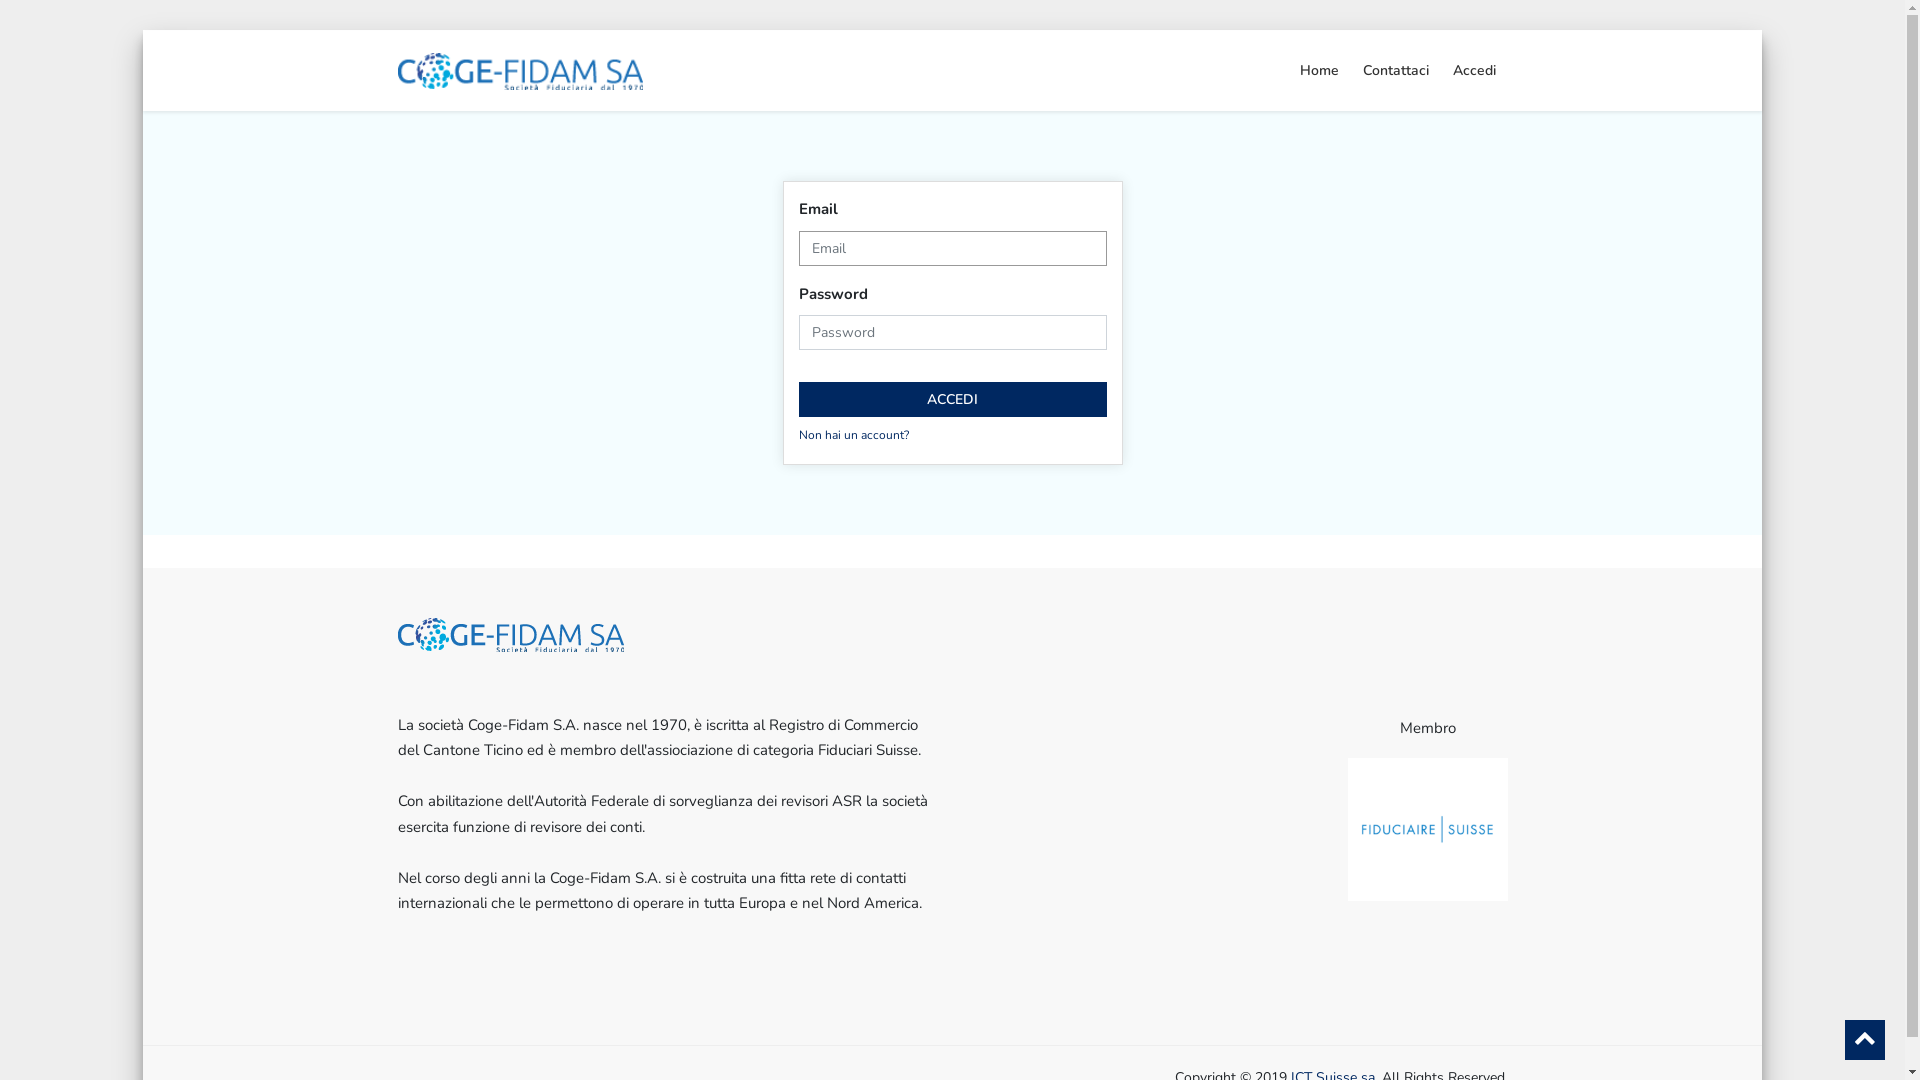 The height and width of the screenshot is (1080, 1920). I want to click on 'Contattaci', so click(1394, 69).